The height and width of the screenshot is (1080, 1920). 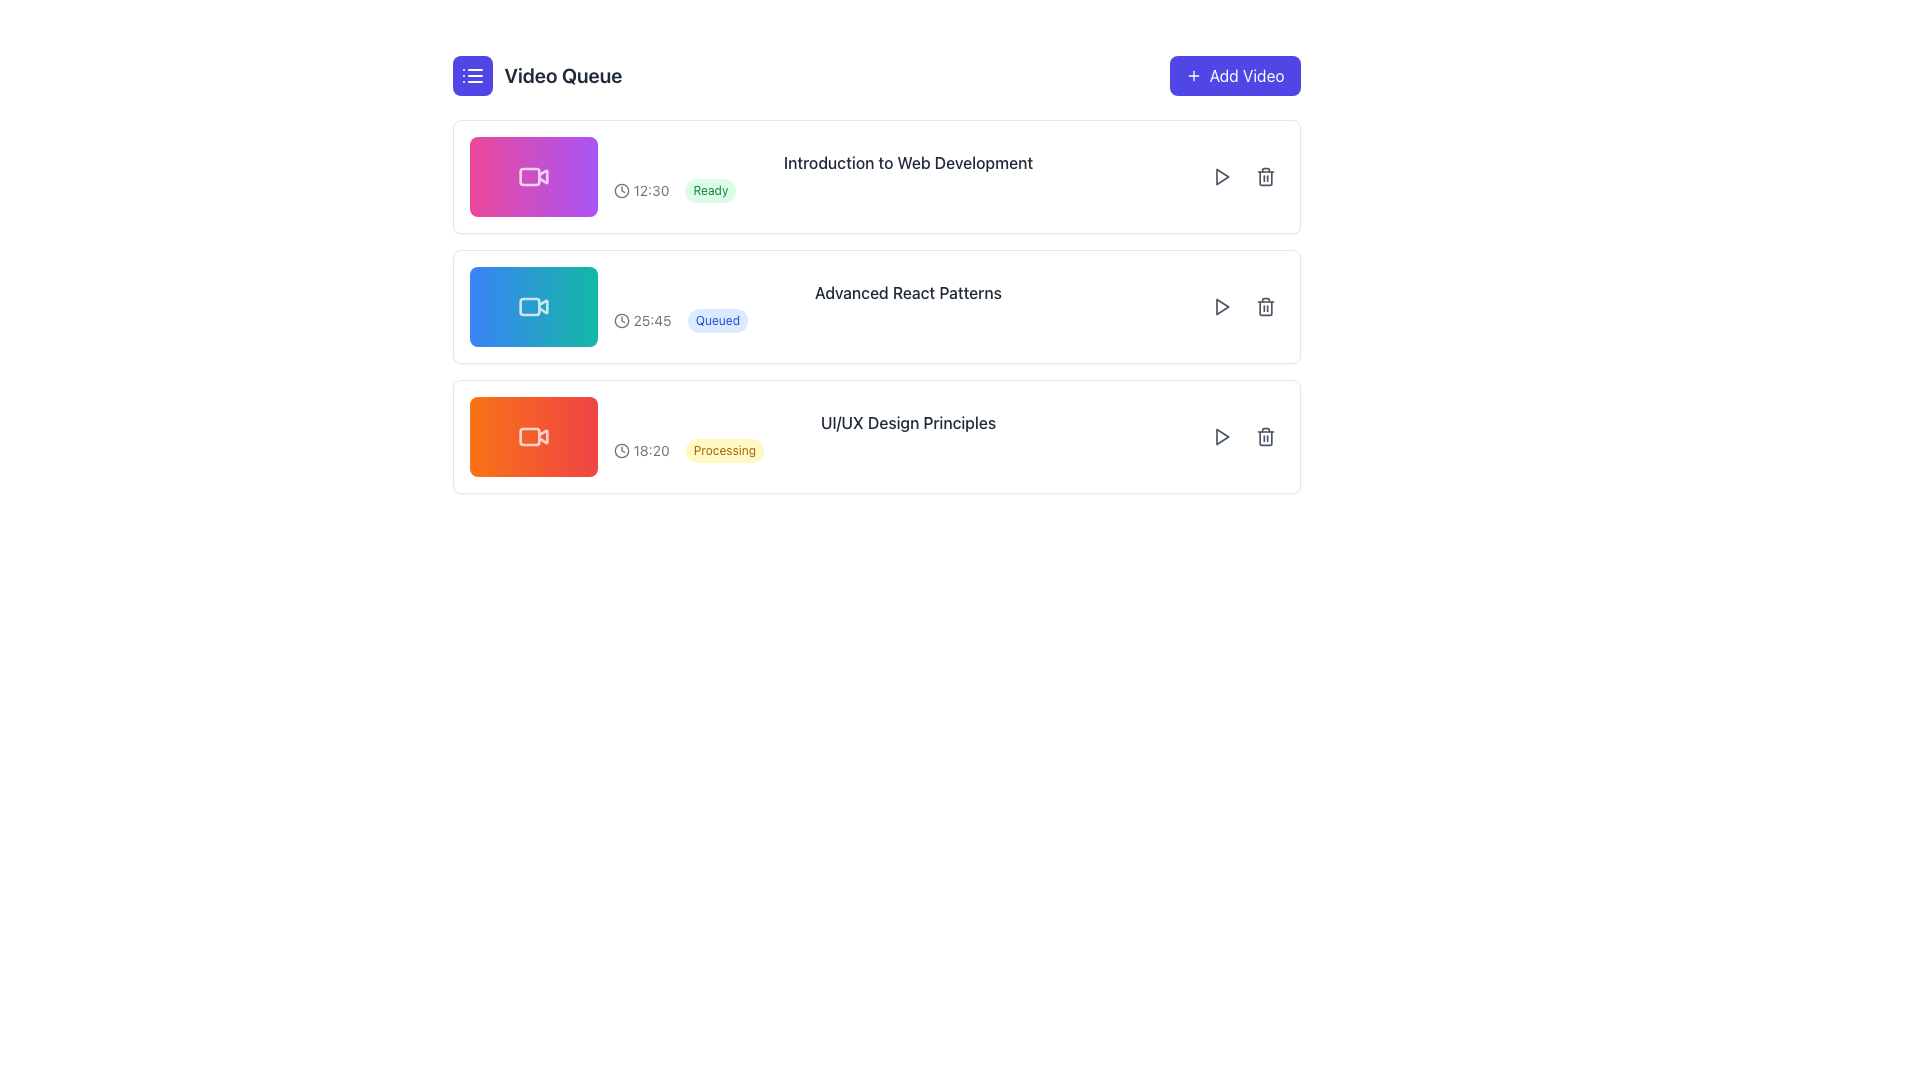 I want to click on the circular play button located in the action column of the 'Advanced React Patterns' row to observe the color change effect, so click(x=1220, y=307).